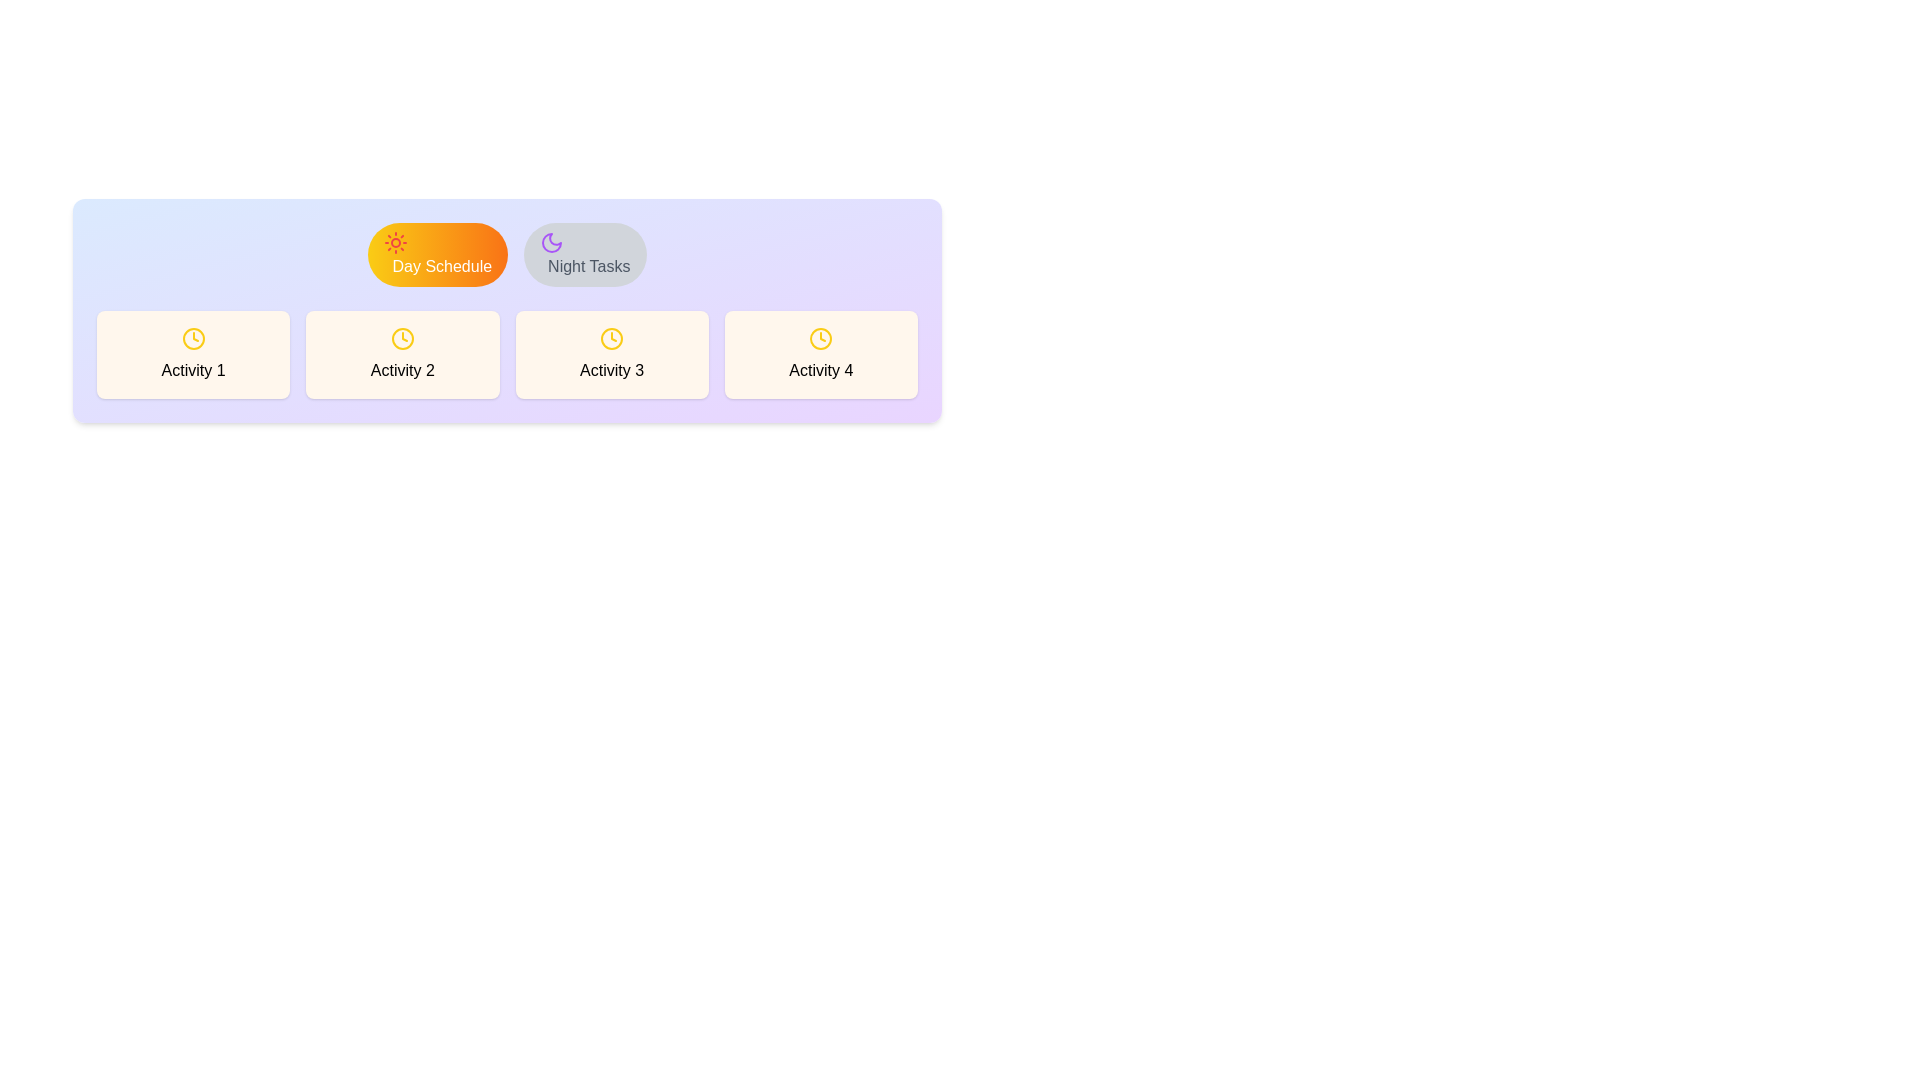 The width and height of the screenshot is (1920, 1080). I want to click on the text Activity 3 within the content, so click(611, 353).